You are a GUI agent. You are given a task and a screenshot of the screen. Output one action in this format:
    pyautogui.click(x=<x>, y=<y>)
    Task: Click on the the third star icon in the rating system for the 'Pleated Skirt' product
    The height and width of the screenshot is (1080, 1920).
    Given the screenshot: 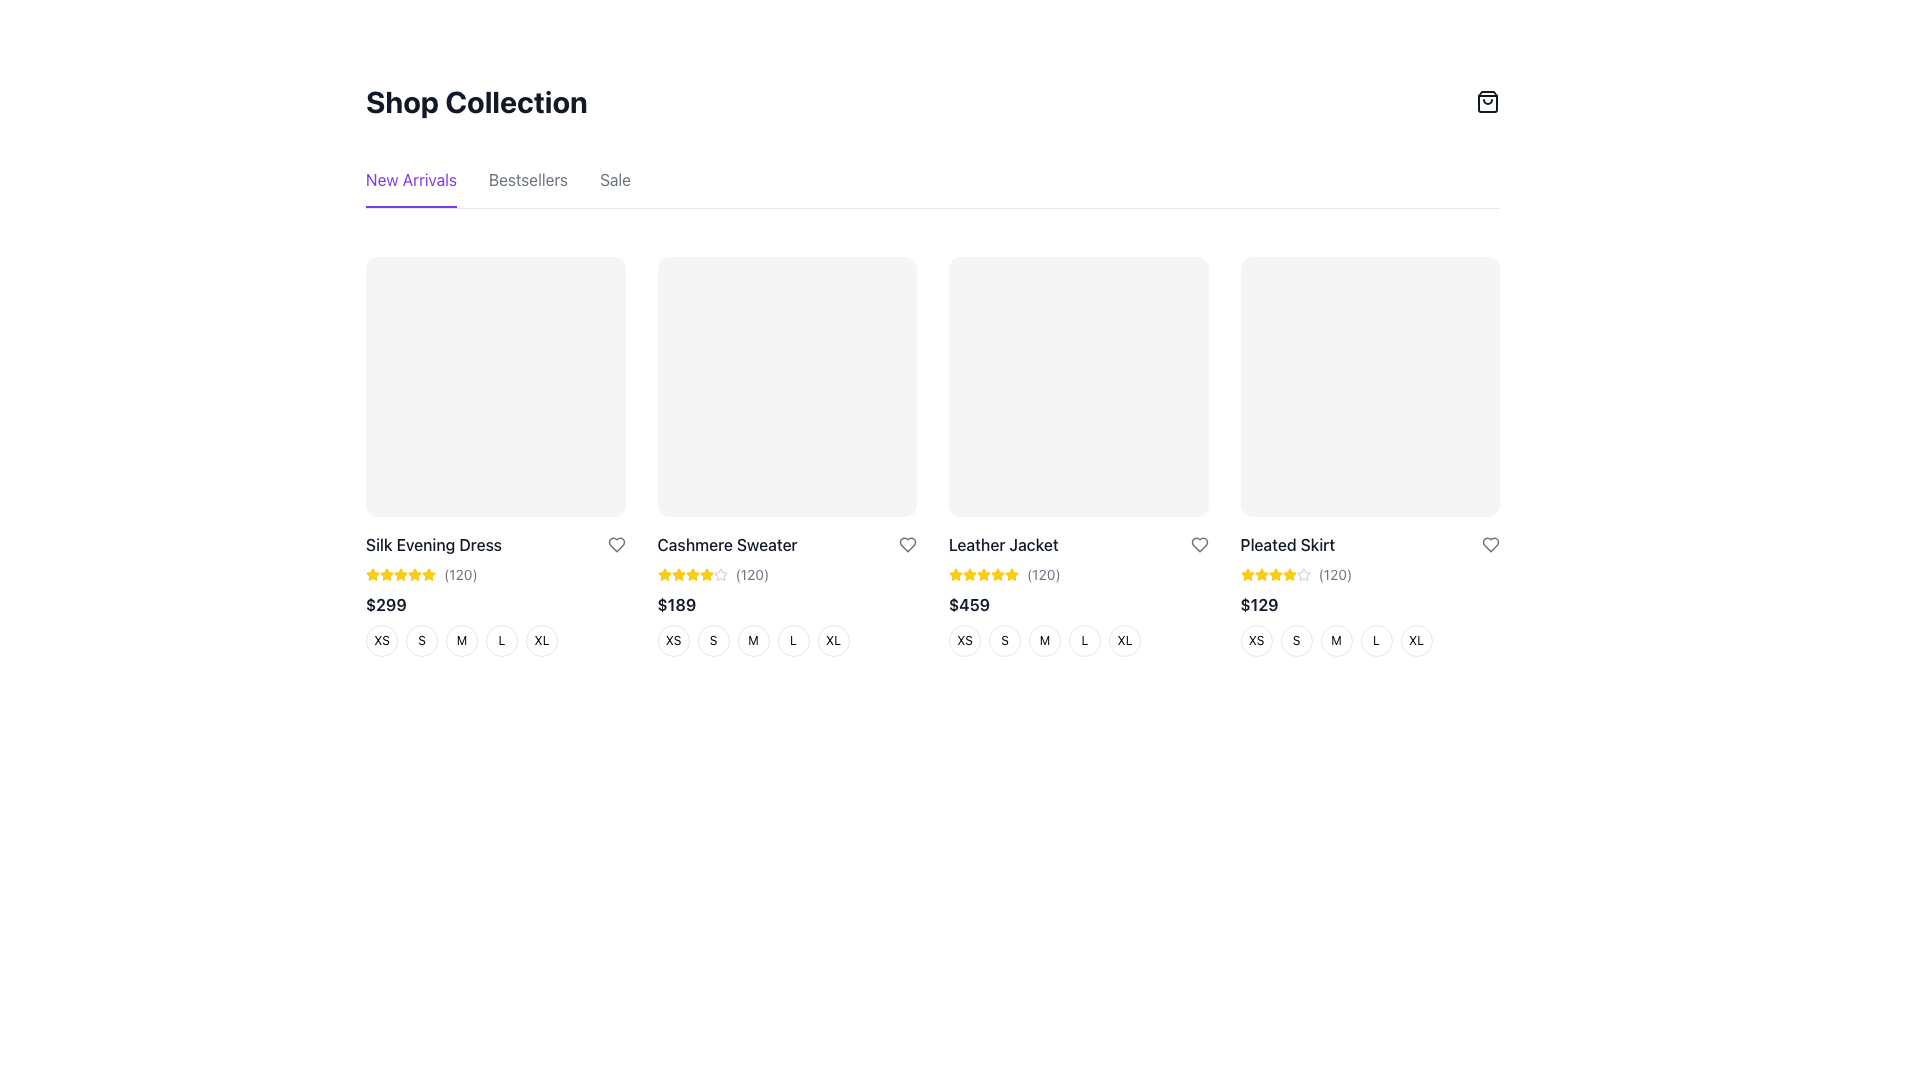 What is the action you would take?
    pyautogui.click(x=1260, y=574)
    